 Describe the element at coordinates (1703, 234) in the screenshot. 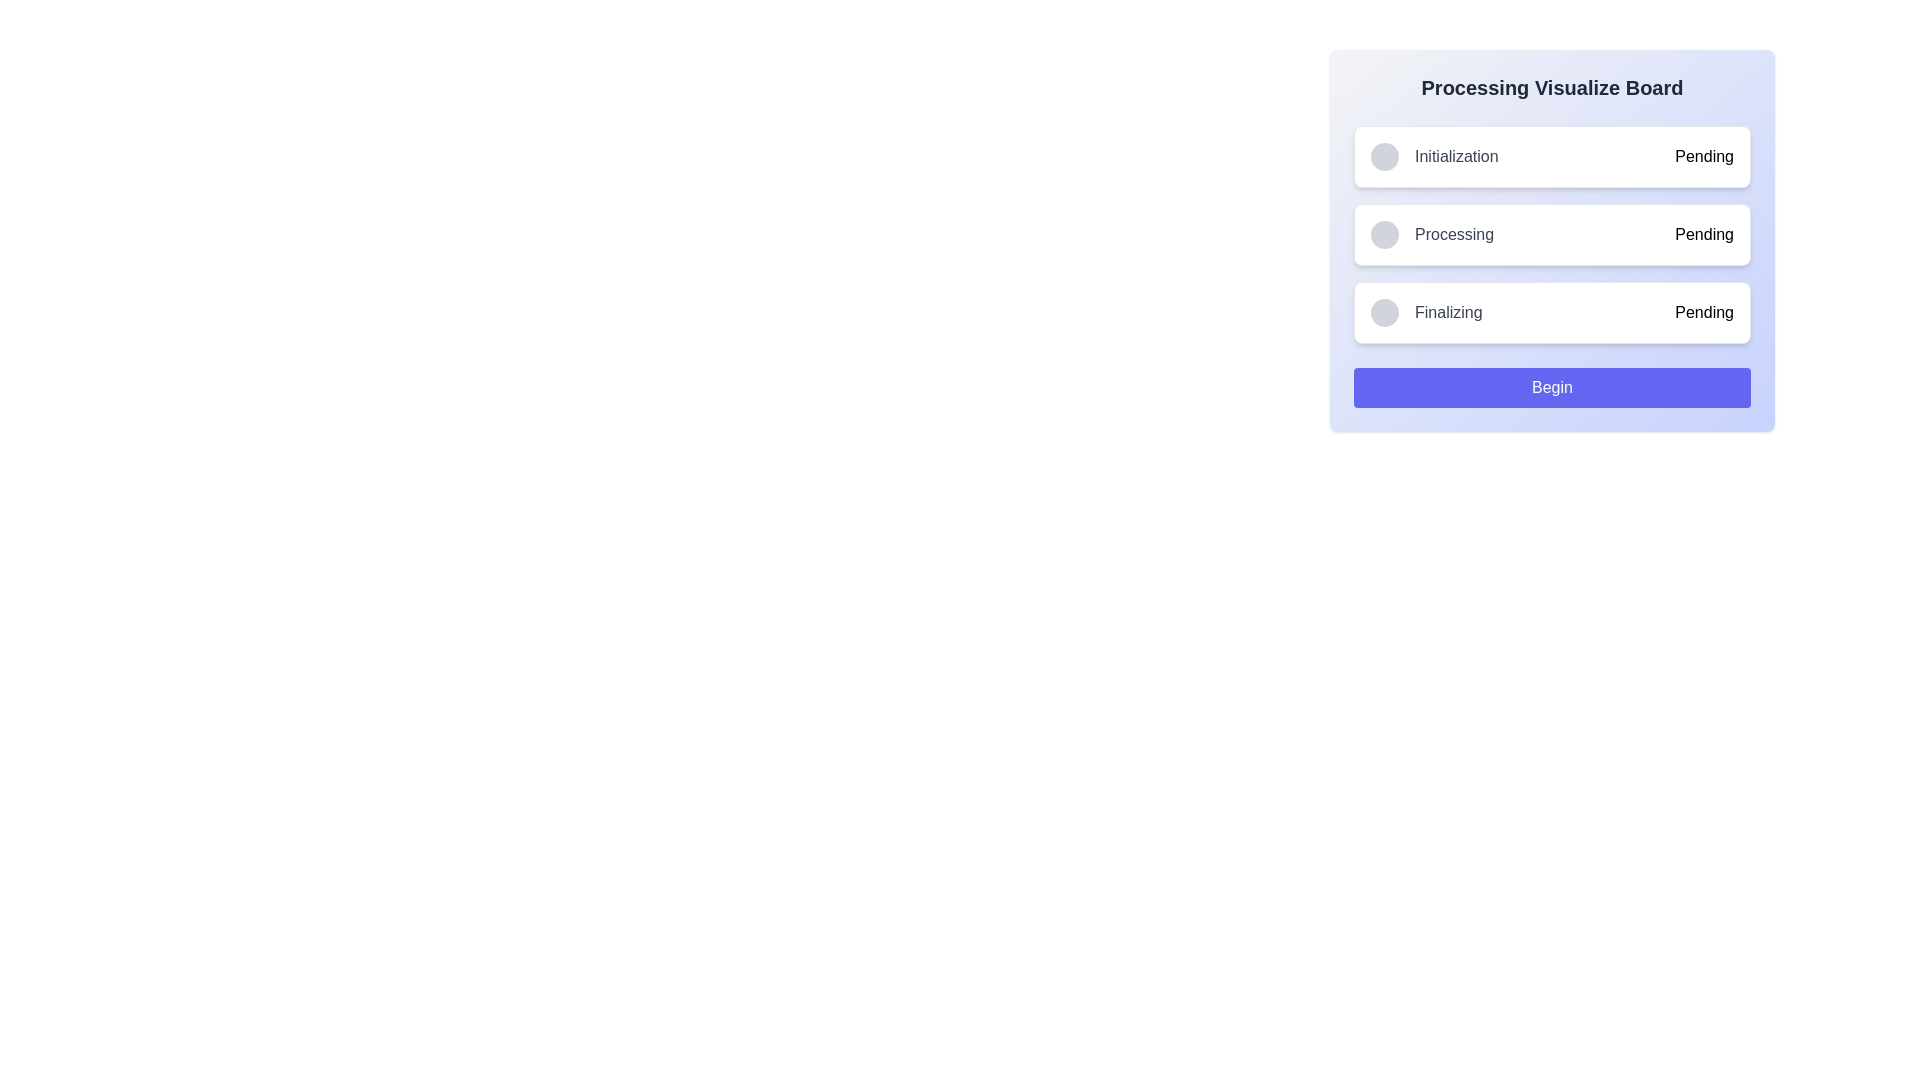

I see `the 'Pending' status text label located in the second row of the list under 'Processing Visualize Board', positioned to the right of the 'Processing' text and a circular icon` at that location.